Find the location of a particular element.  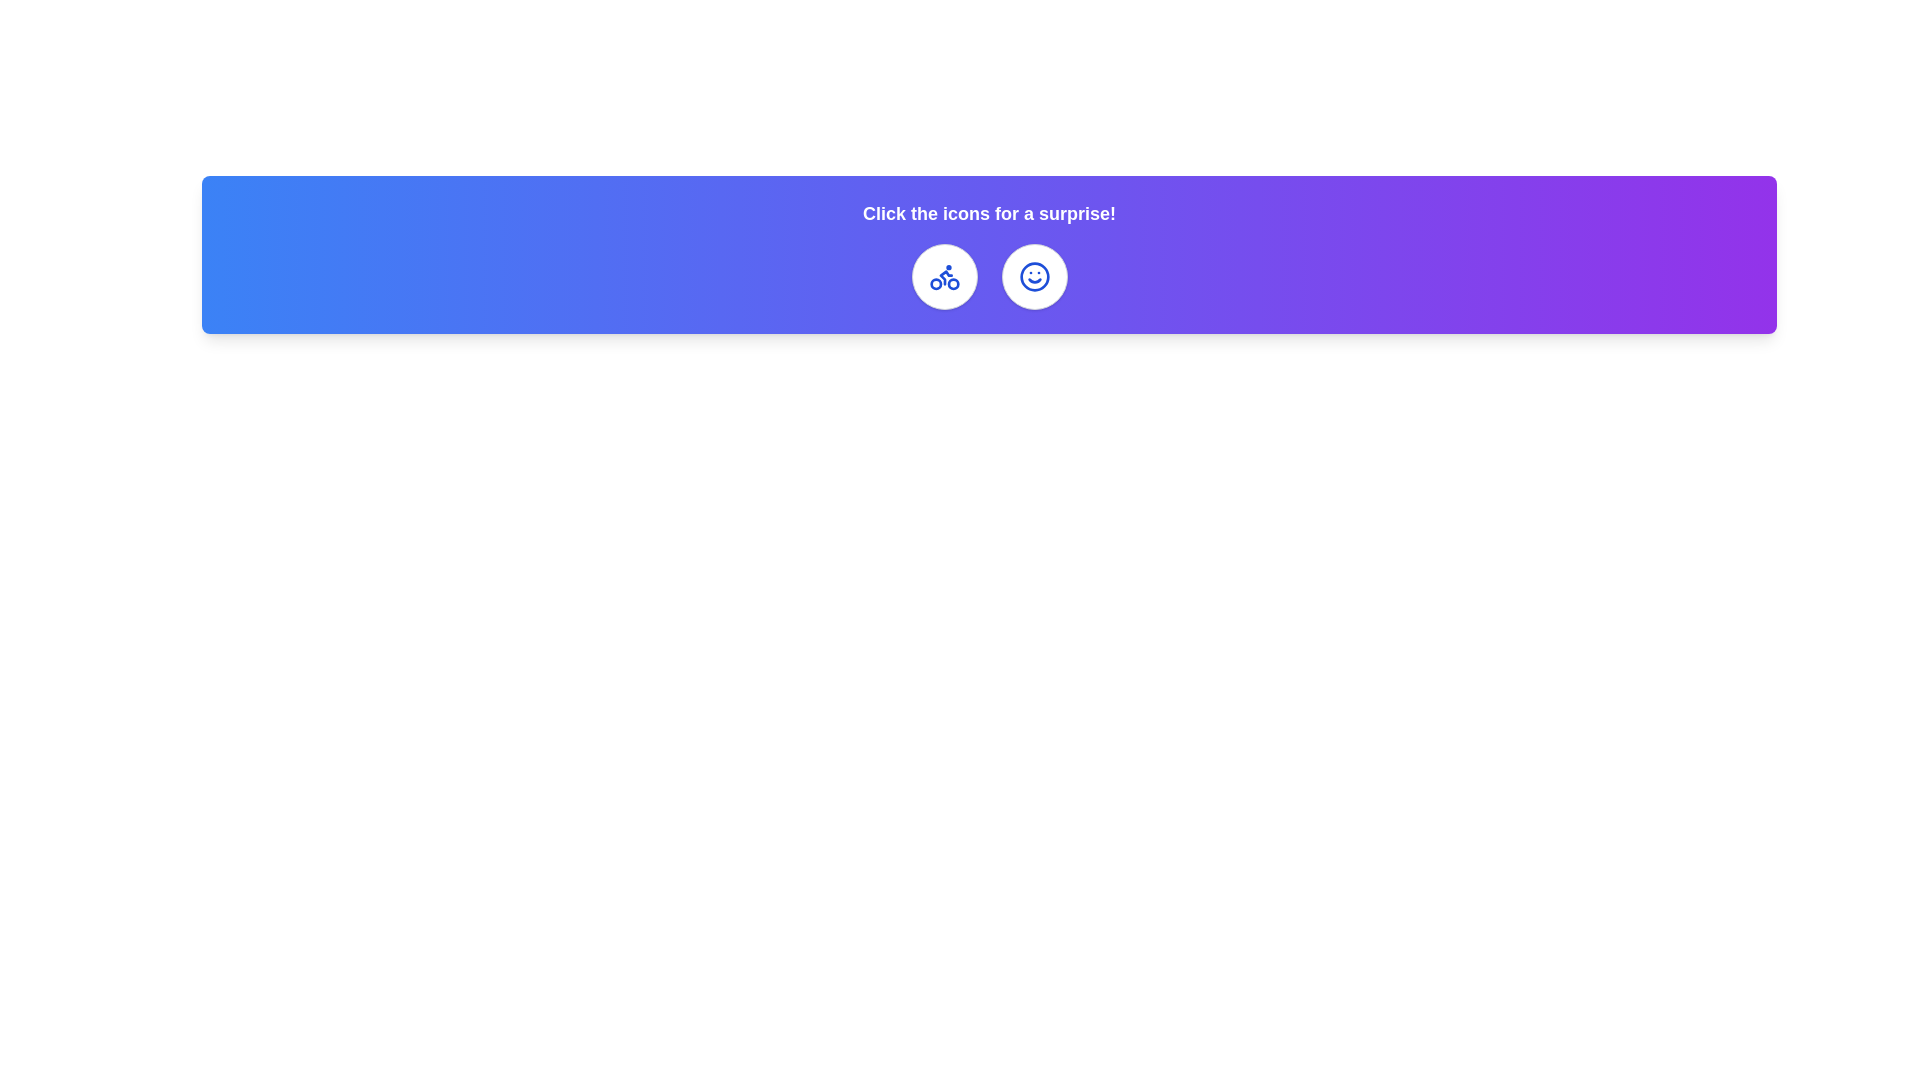

the left wheel of the bicycle icon, which is represented by a circle graphic element located slightly above the bottom-left of the icon's bounding box is located at coordinates (934, 284).